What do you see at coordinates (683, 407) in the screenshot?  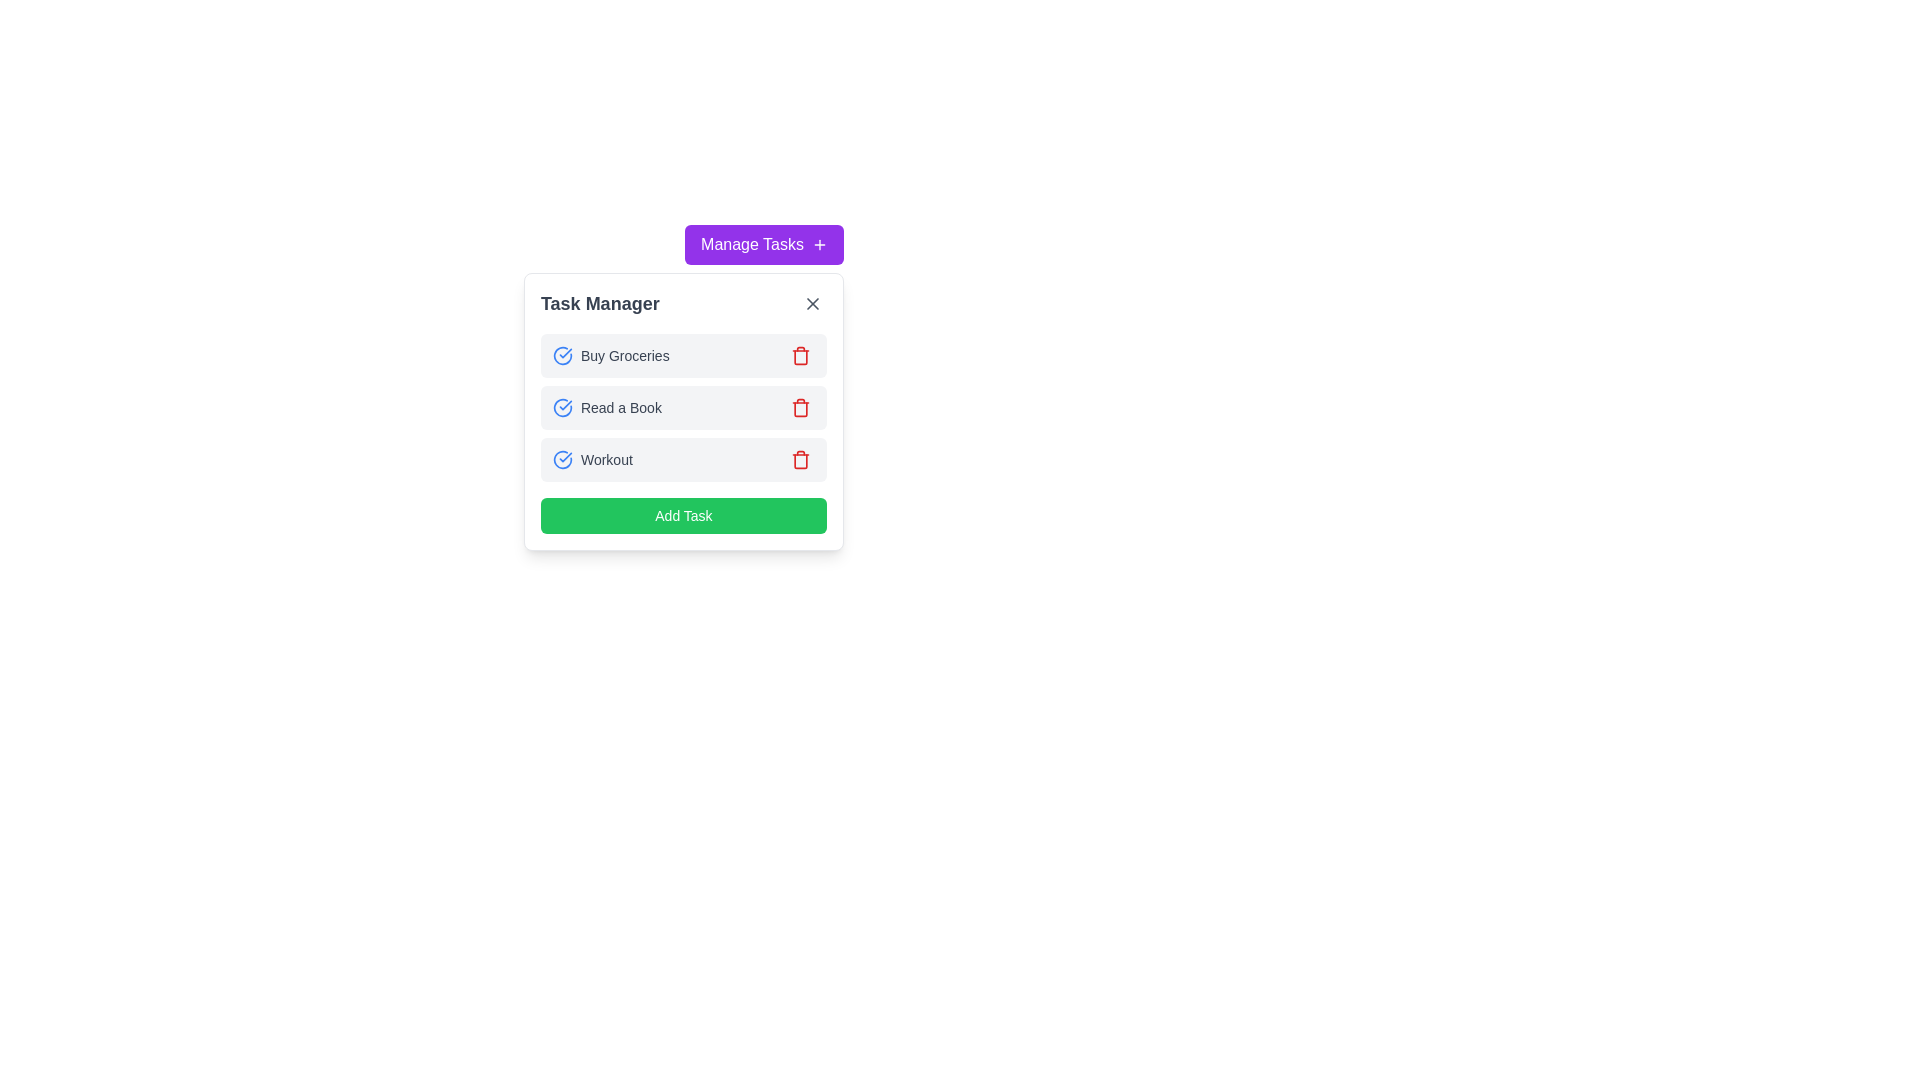 I see `the 'Read a Book' list item in the Task Manager section` at bounding box center [683, 407].